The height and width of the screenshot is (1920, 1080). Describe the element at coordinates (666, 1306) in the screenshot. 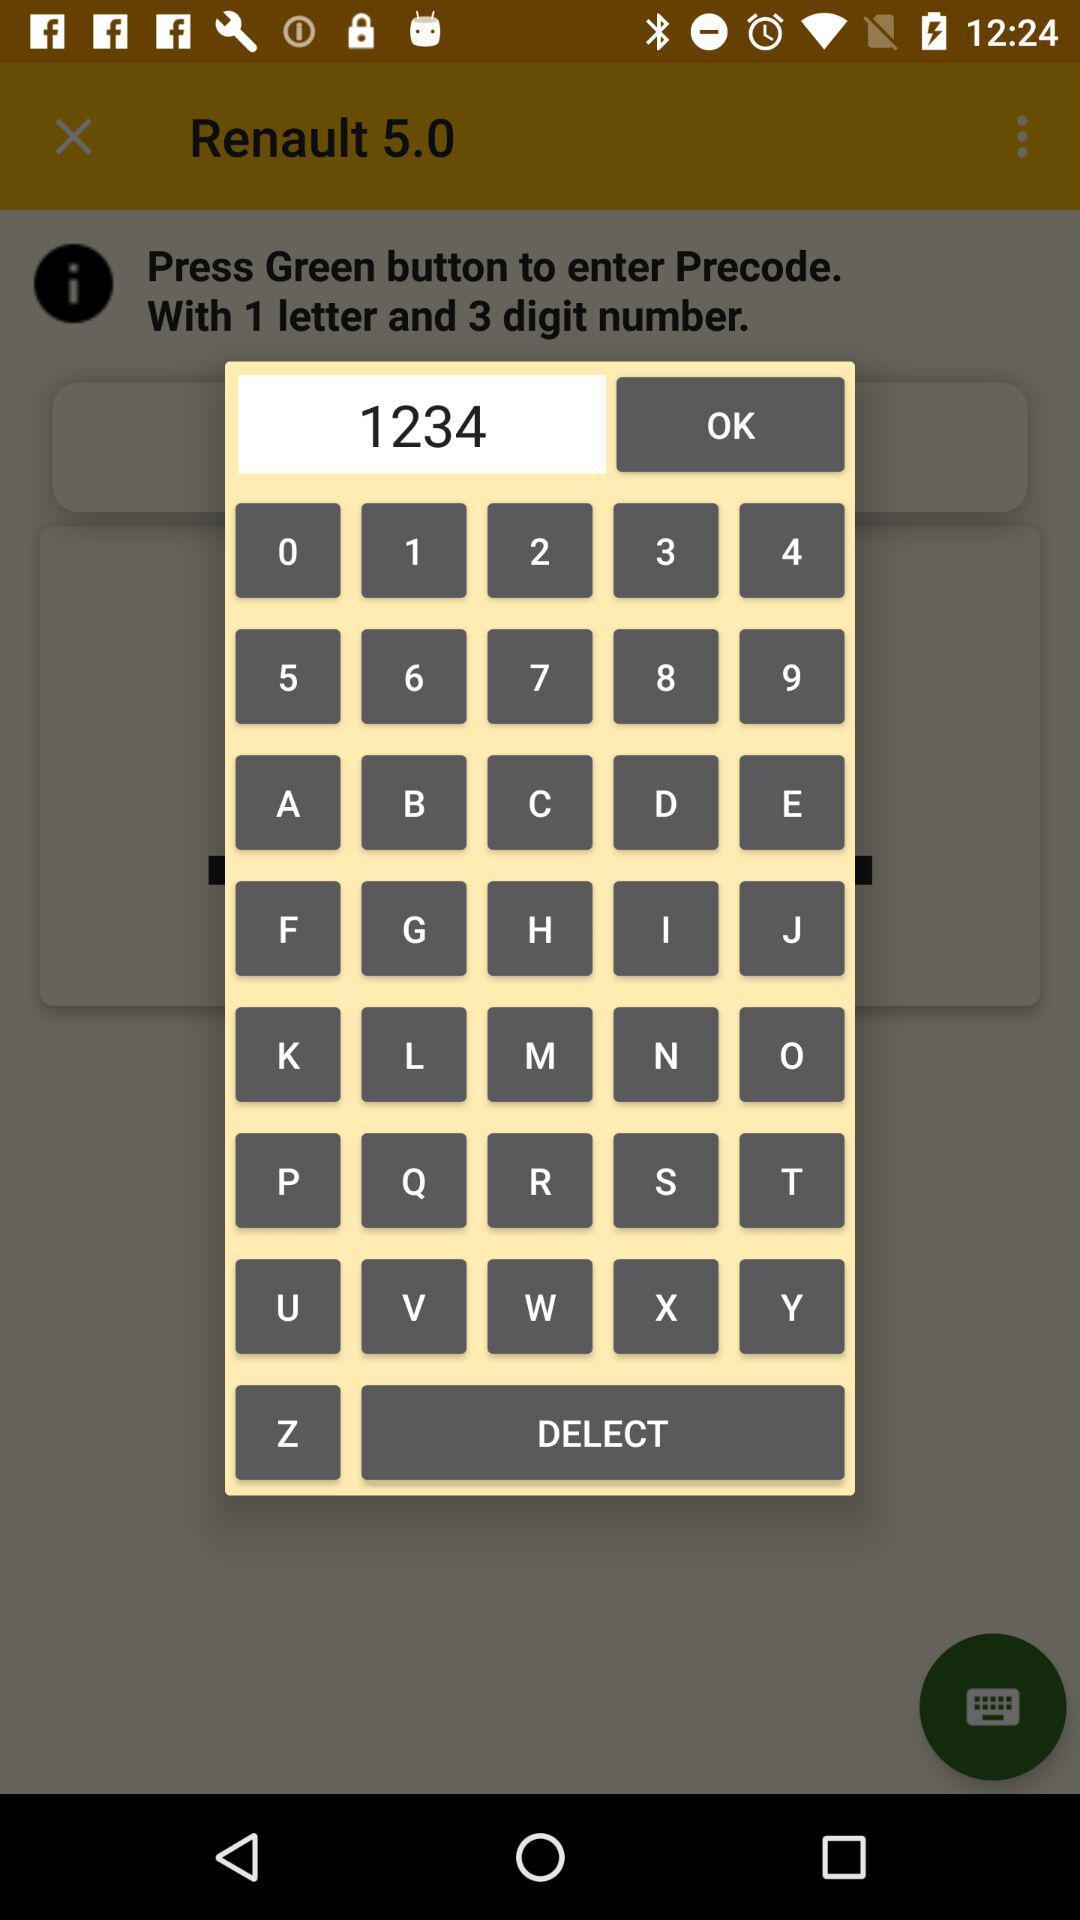

I see `the item next to t item` at that location.